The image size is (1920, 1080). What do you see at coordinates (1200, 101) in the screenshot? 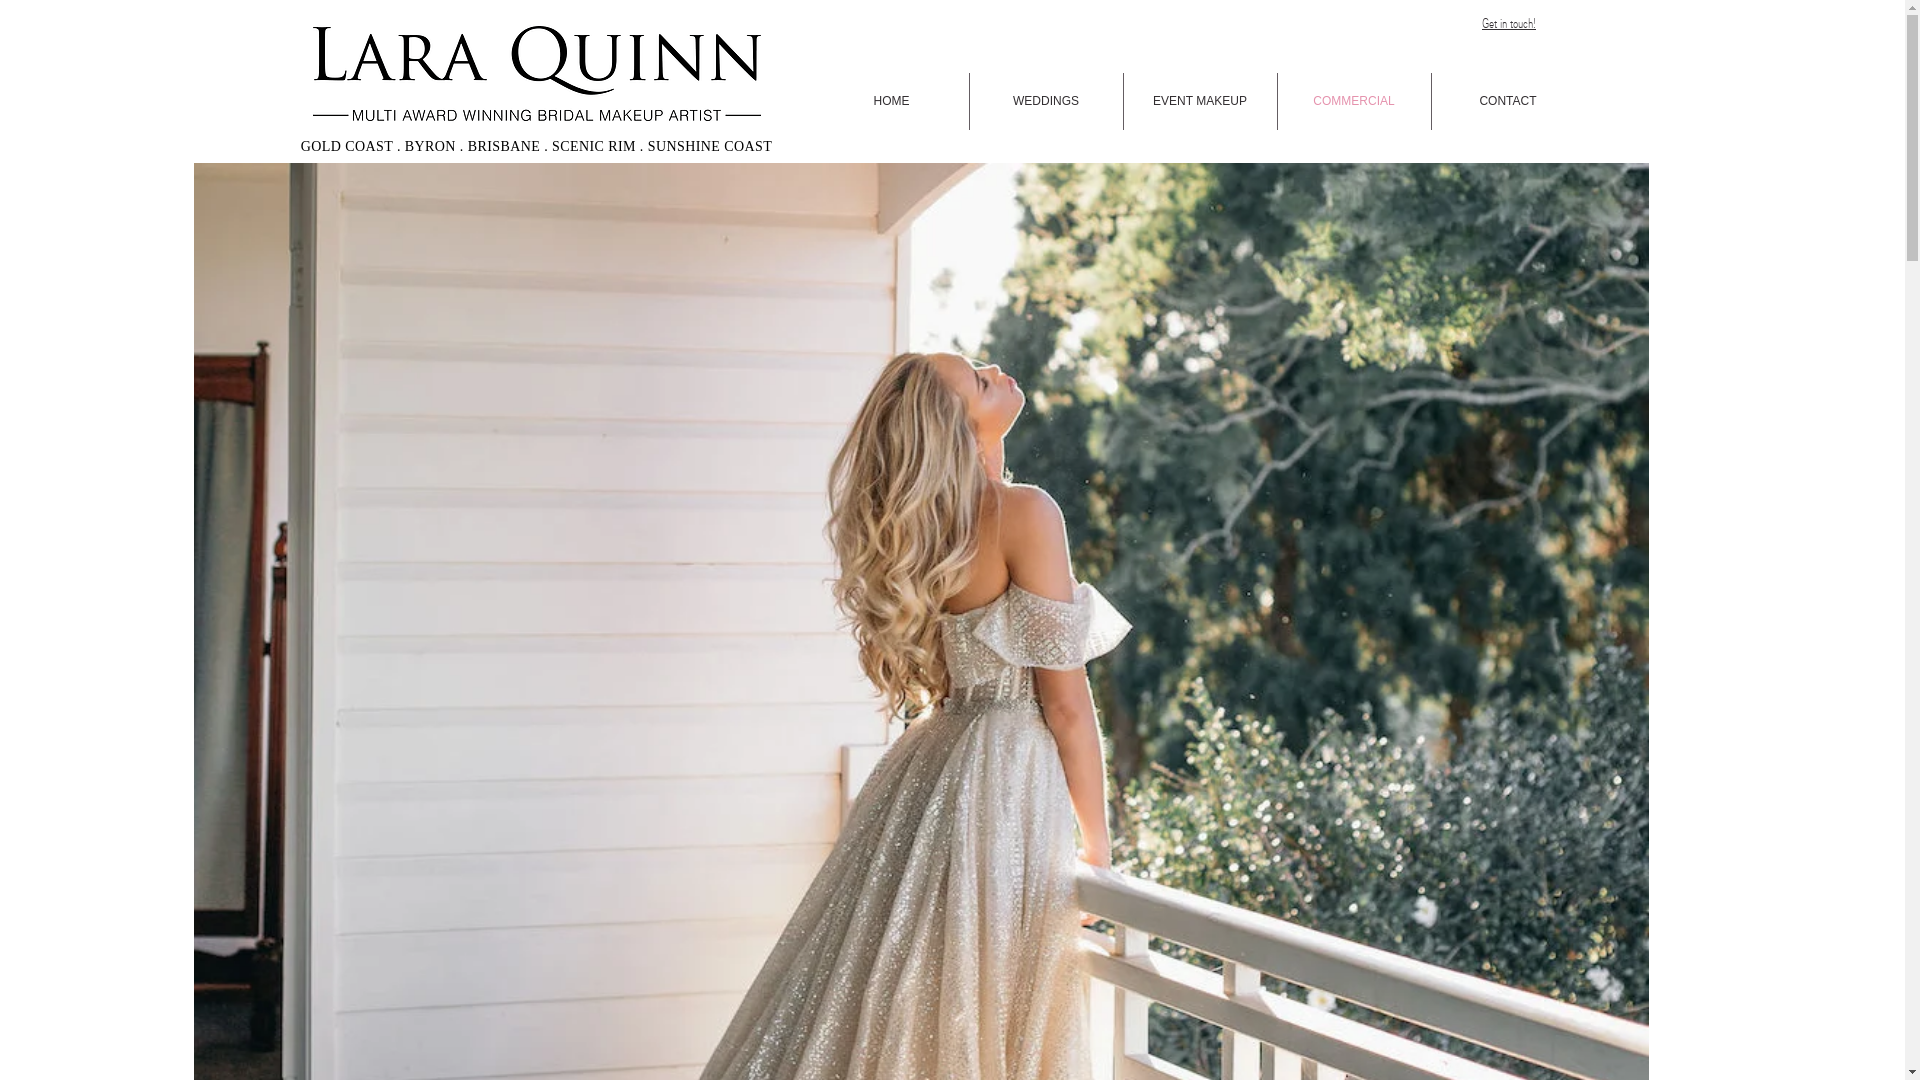
I see `'EVENT MAKEUP'` at bounding box center [1200, 101].